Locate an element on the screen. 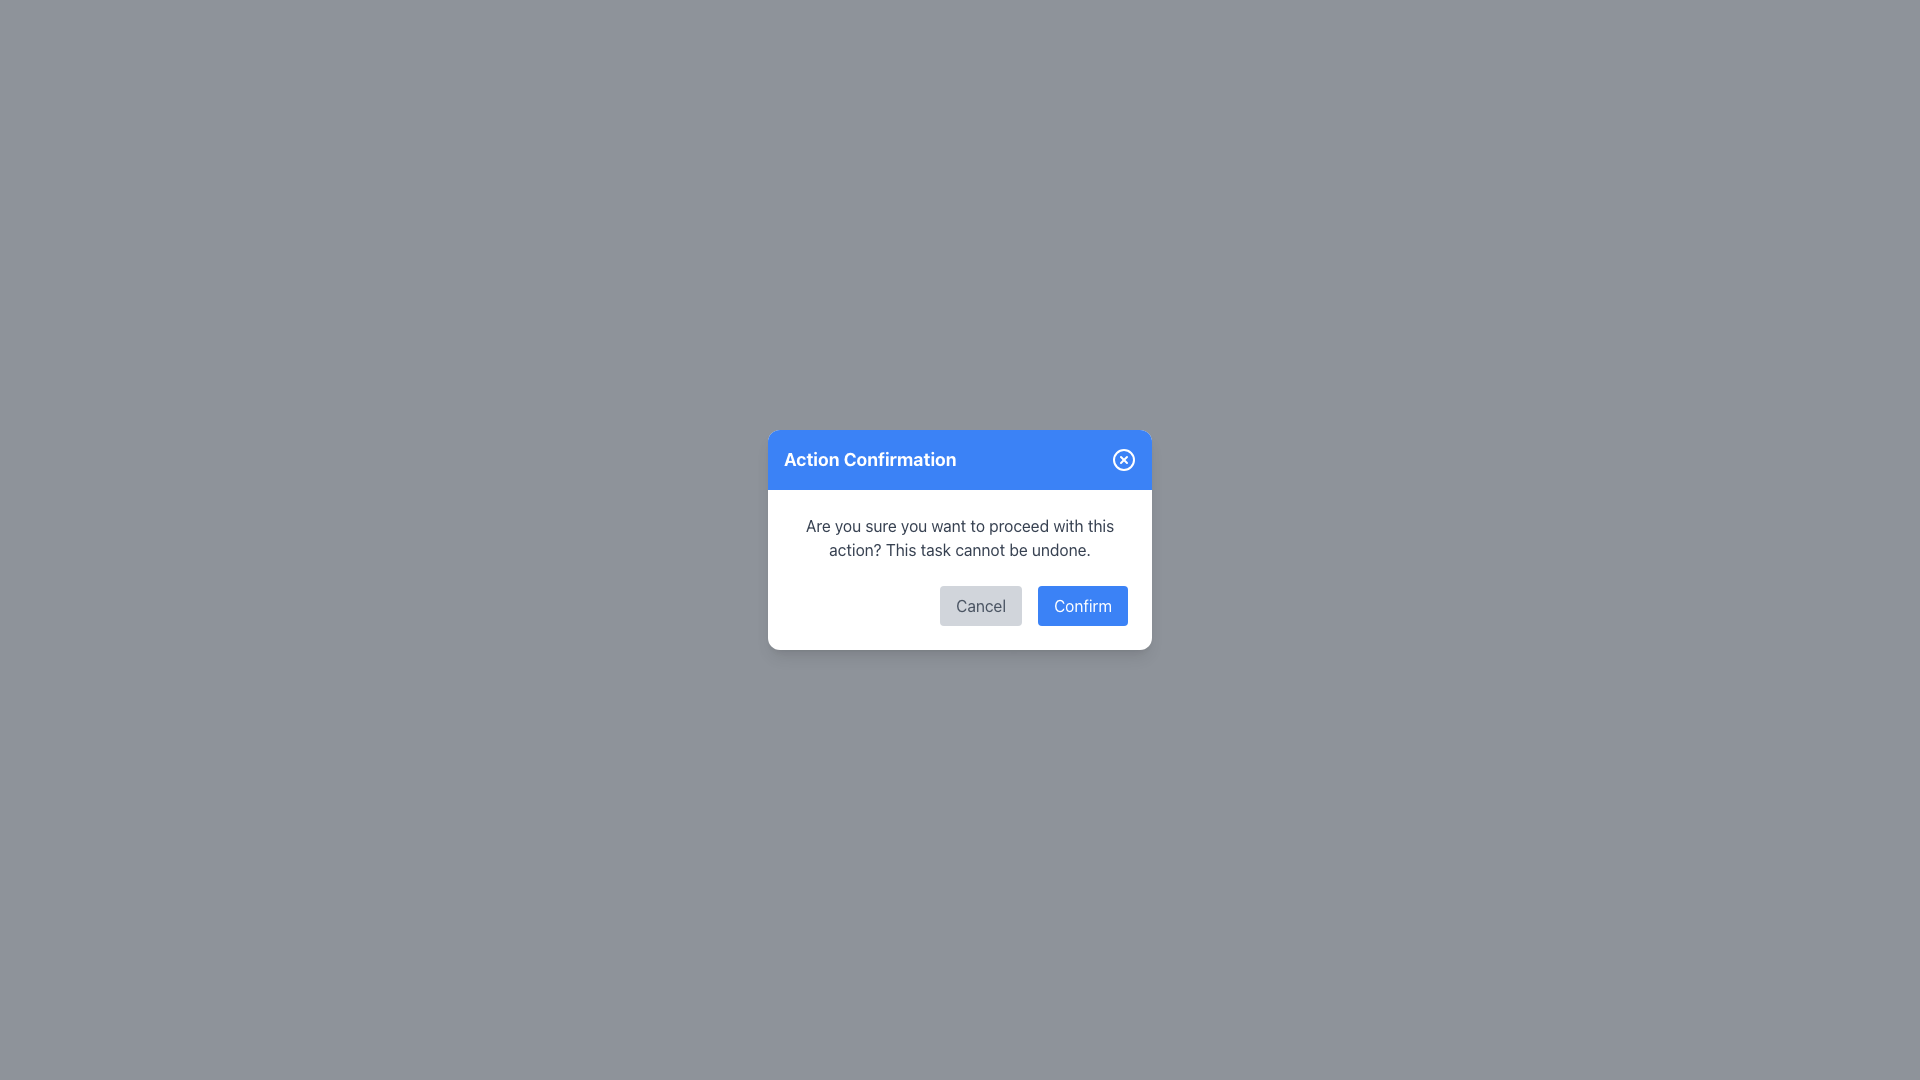  the circular icon button with a cross mark in the center located in the top-right corner of the 'Action Confirmation' modal header is located at coordinates (1123, 459).